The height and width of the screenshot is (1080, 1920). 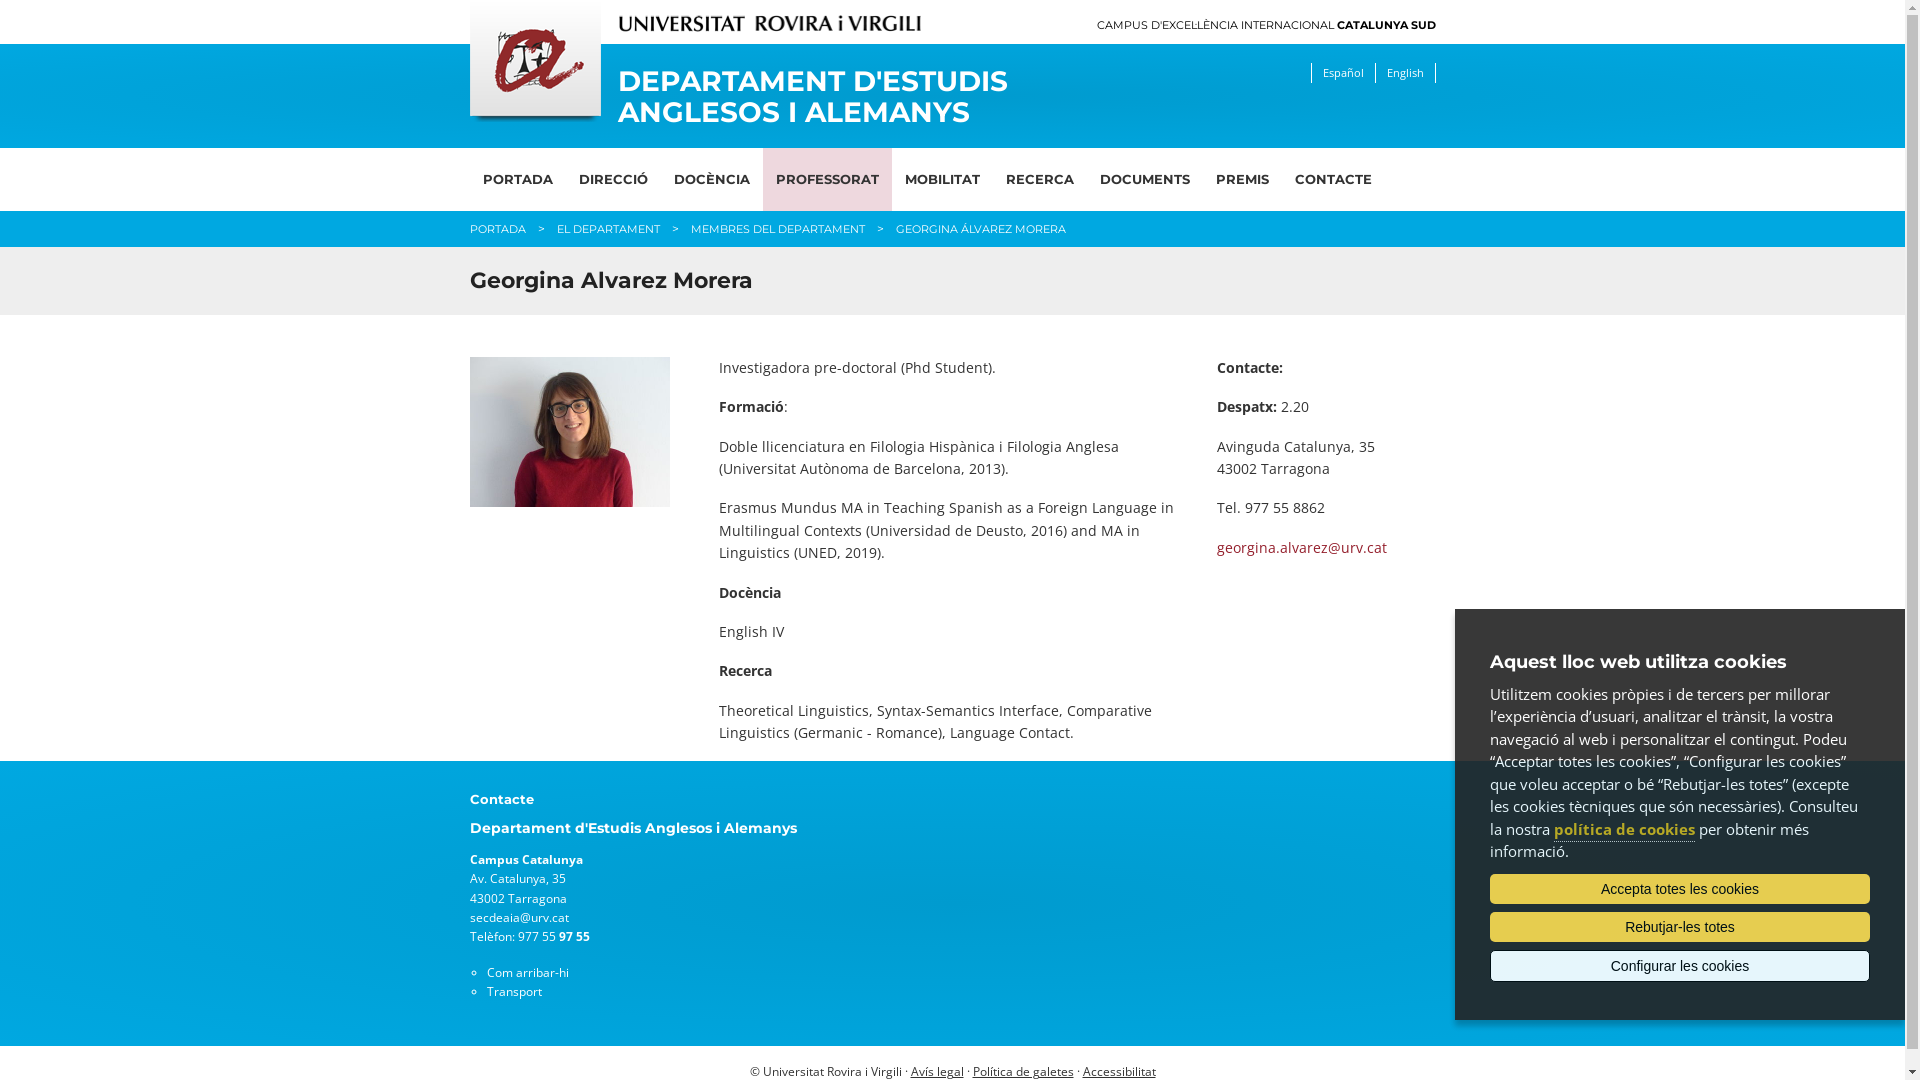 What do you see at coordinates (941, 178) in the screenshot?
I see `'MOBILITAT'` at bounding box center [941, 178].